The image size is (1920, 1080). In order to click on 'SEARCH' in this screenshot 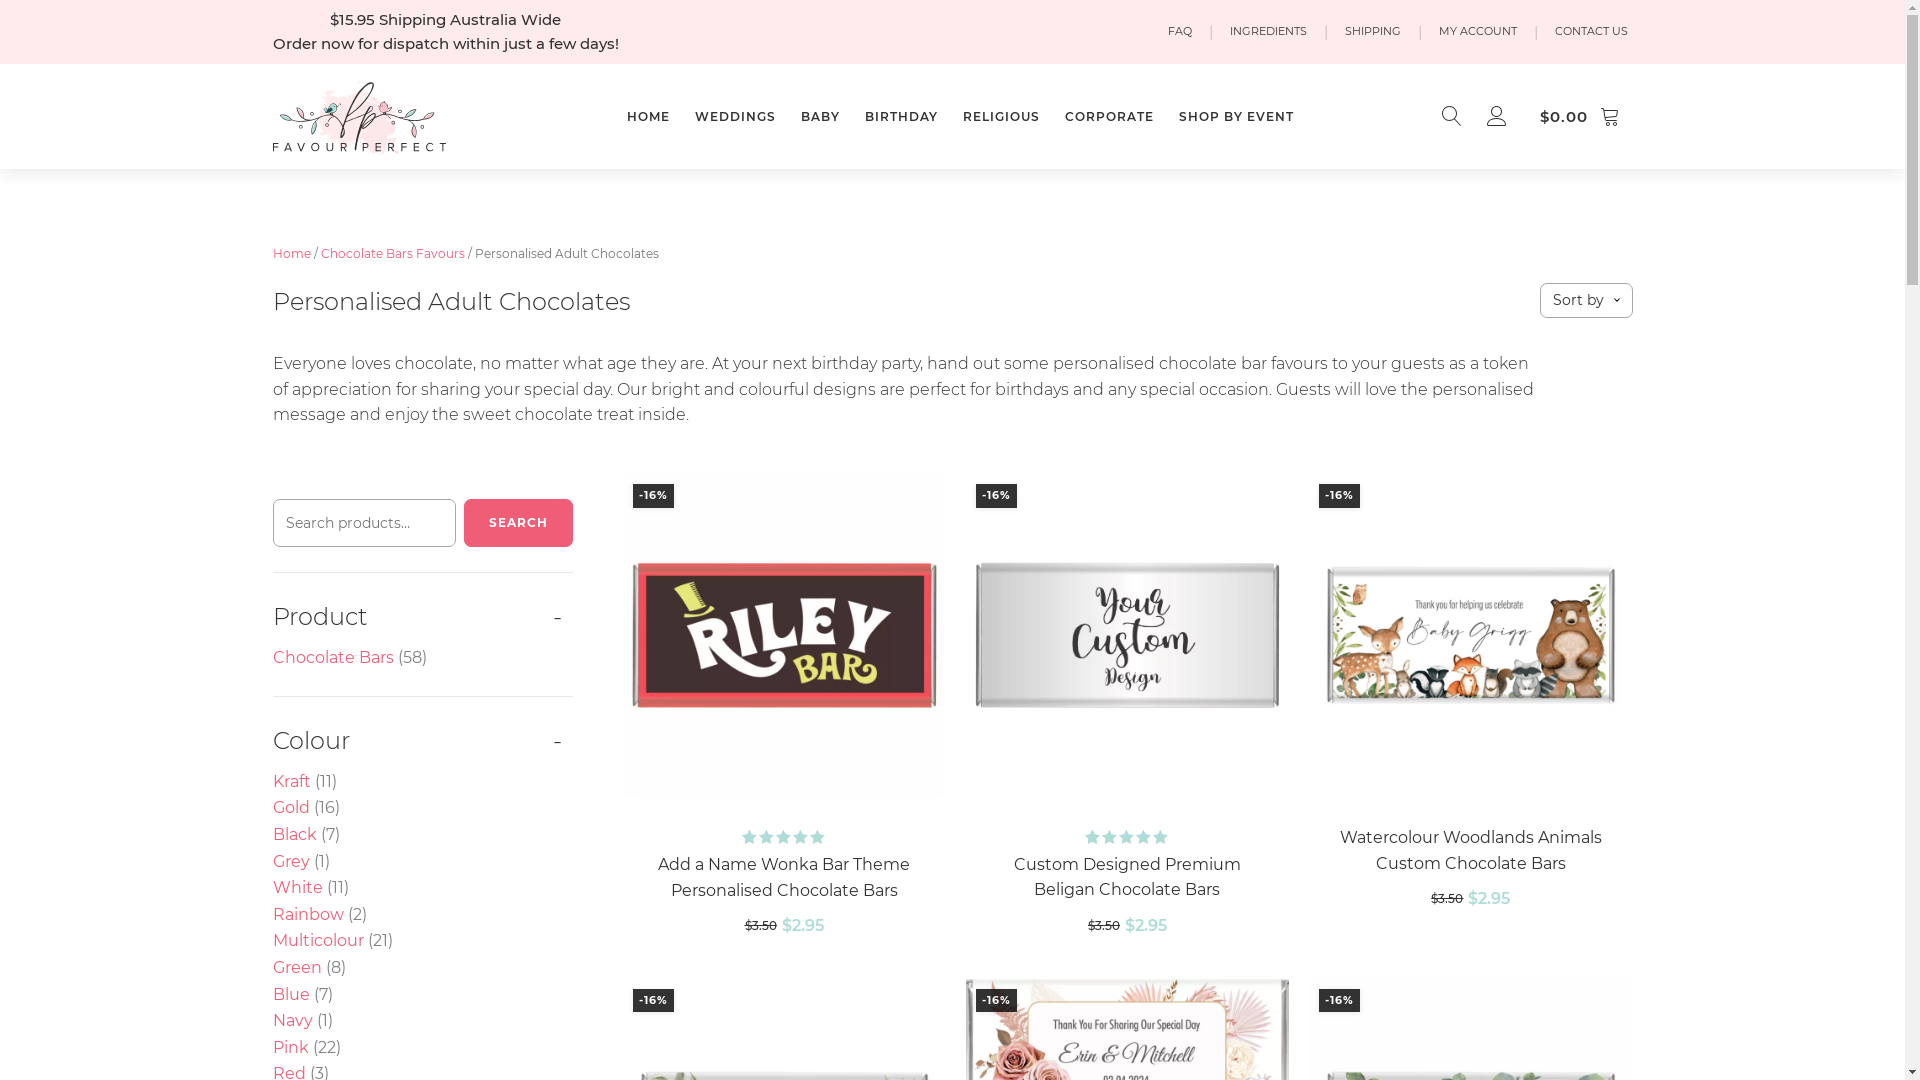, I will do `click(463, 522)`.